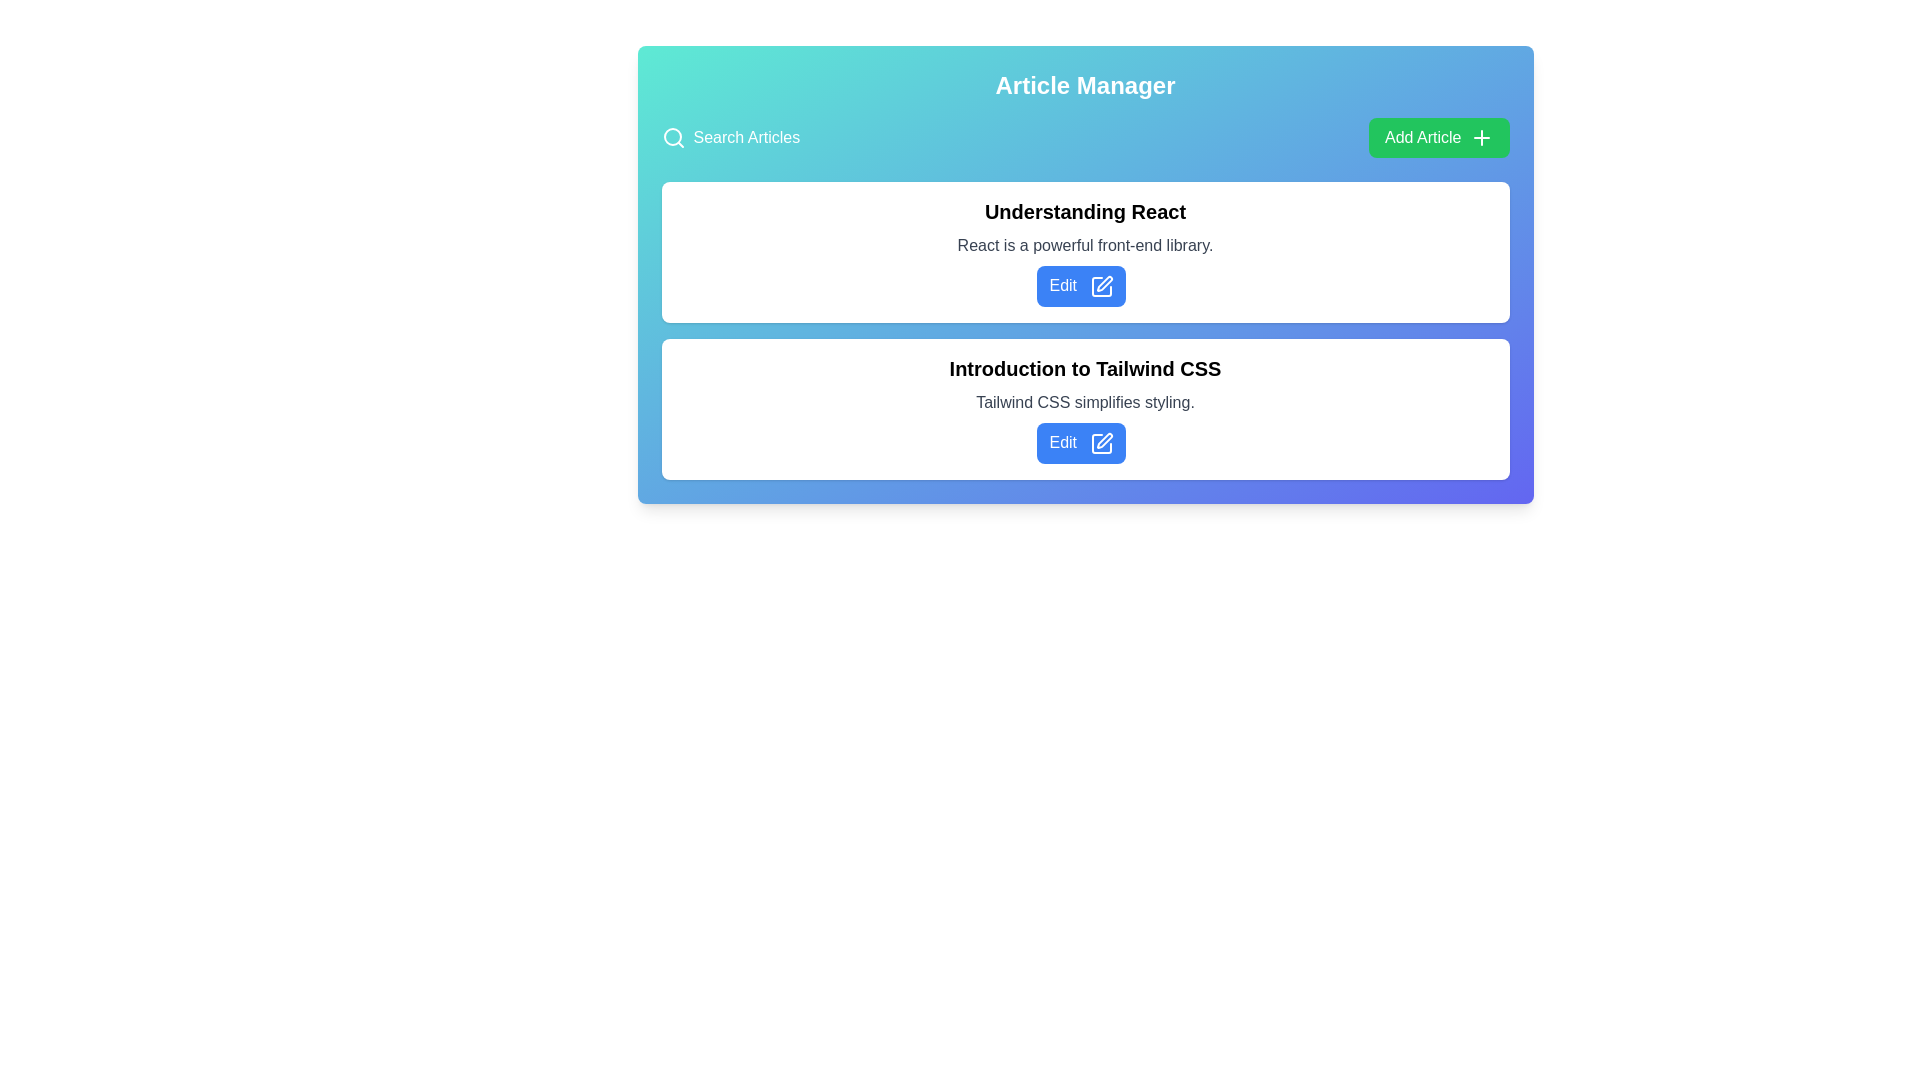 The width and height of the screenshot is (1920, 1080). I want to click on the first icon in the edit action group, located next to the blue 'Edit' buttons for managing articles, so click(1100, 286).